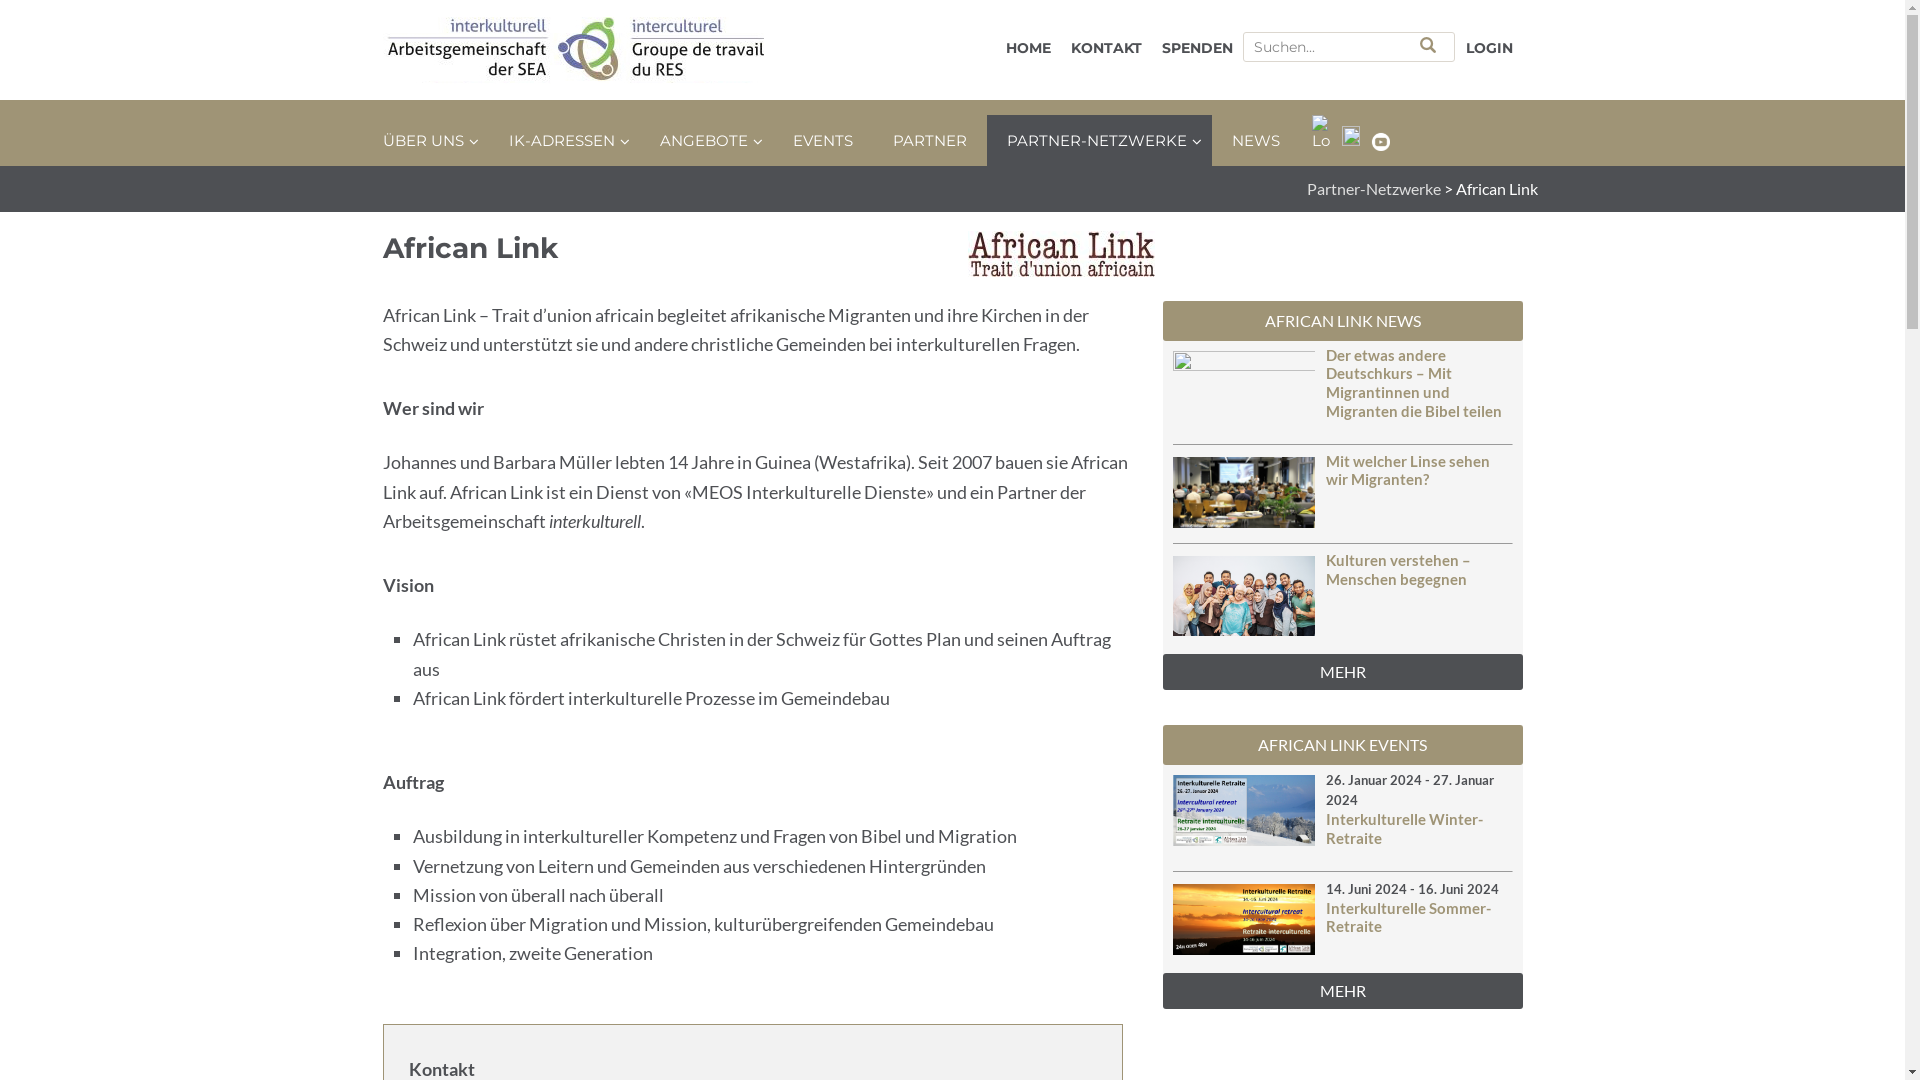  What do you see at coordinates (1371, 187) in the screenshot?
I see `'Partner-Netzwerke'` at bounding box center [1371, 187].